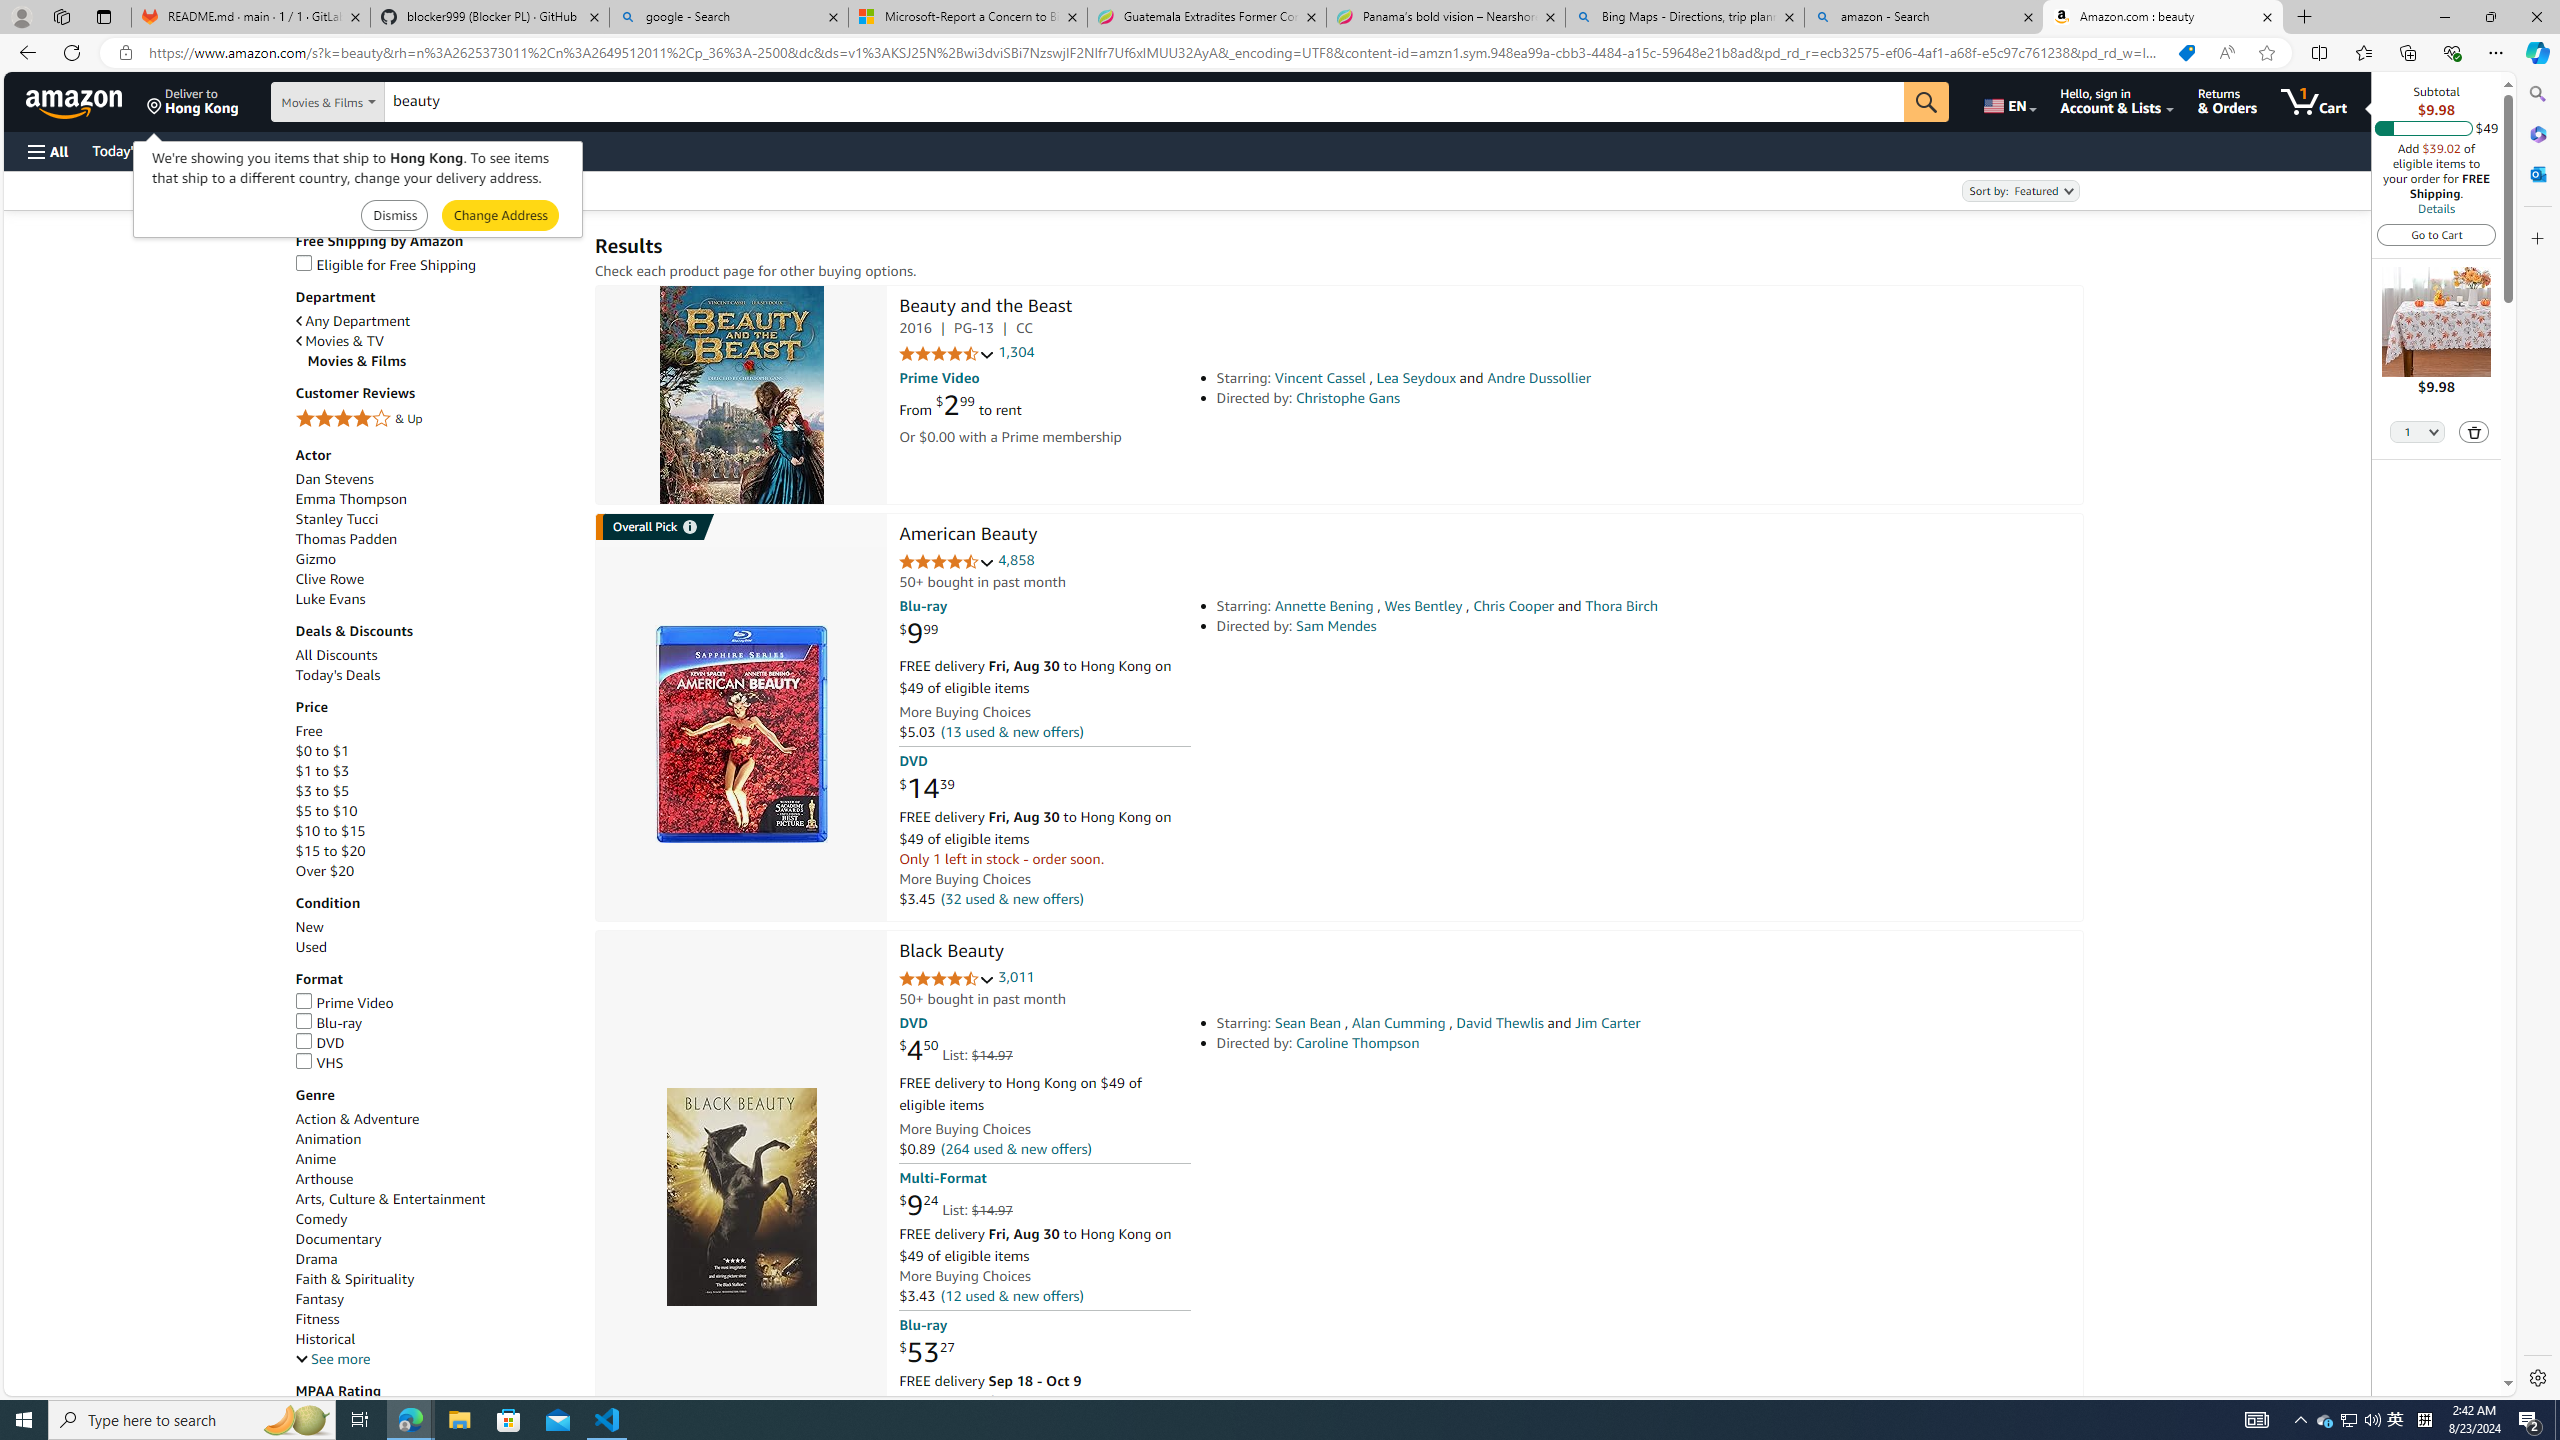  What do you see at coordinates (435, 674) in the screenshot?
I see `'Today'` at bounding box center [435, 674].